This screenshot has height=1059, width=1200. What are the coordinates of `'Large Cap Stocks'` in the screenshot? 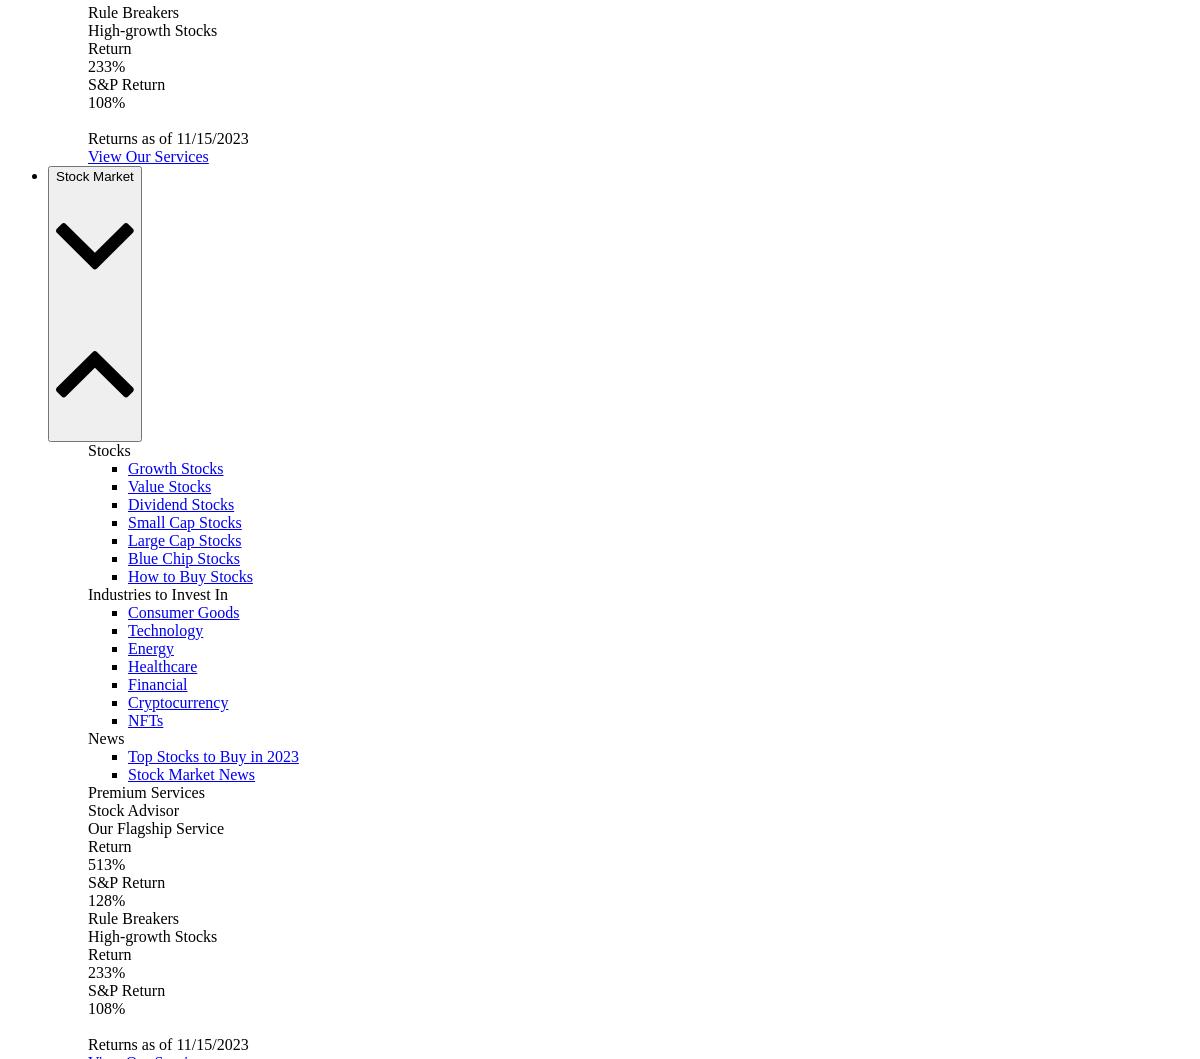 It's located at (183, 539).